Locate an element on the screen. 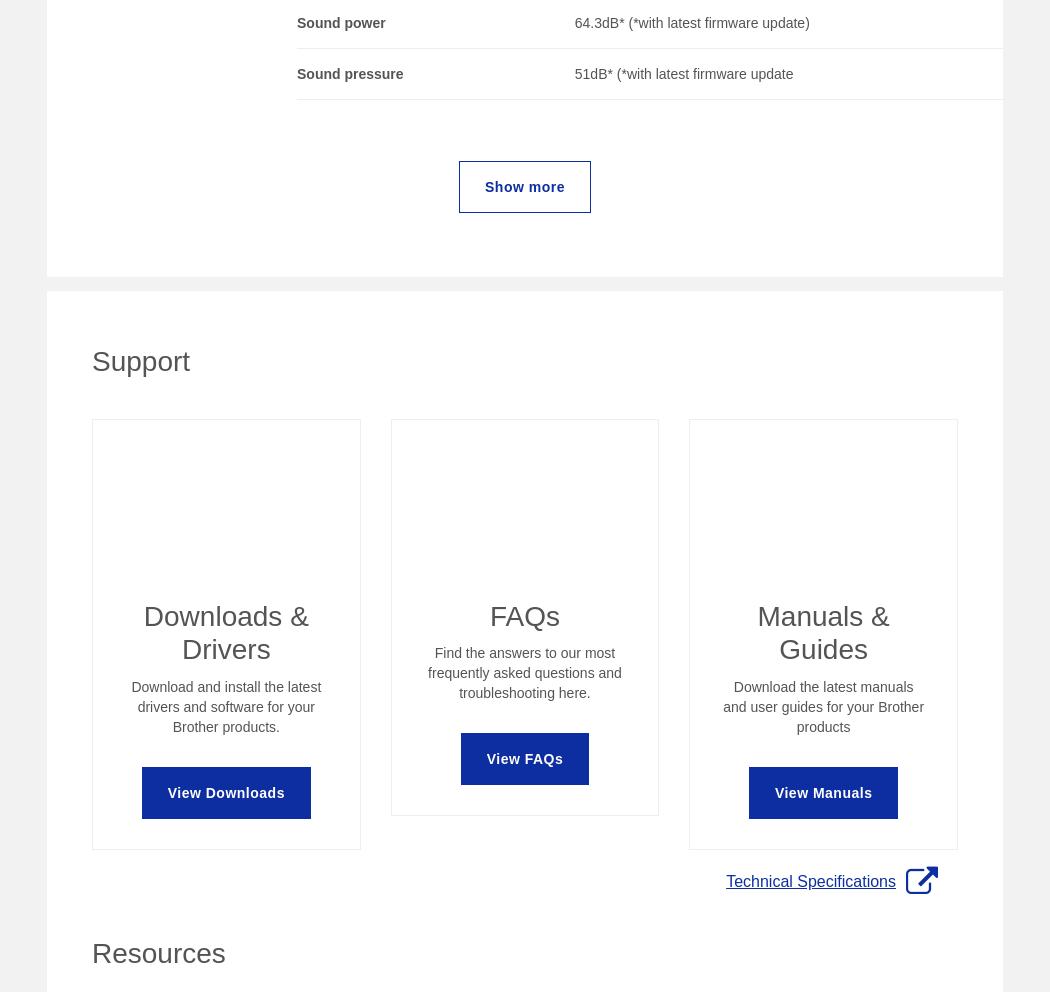  'Help and Support' is located at coordinates (324, 511).